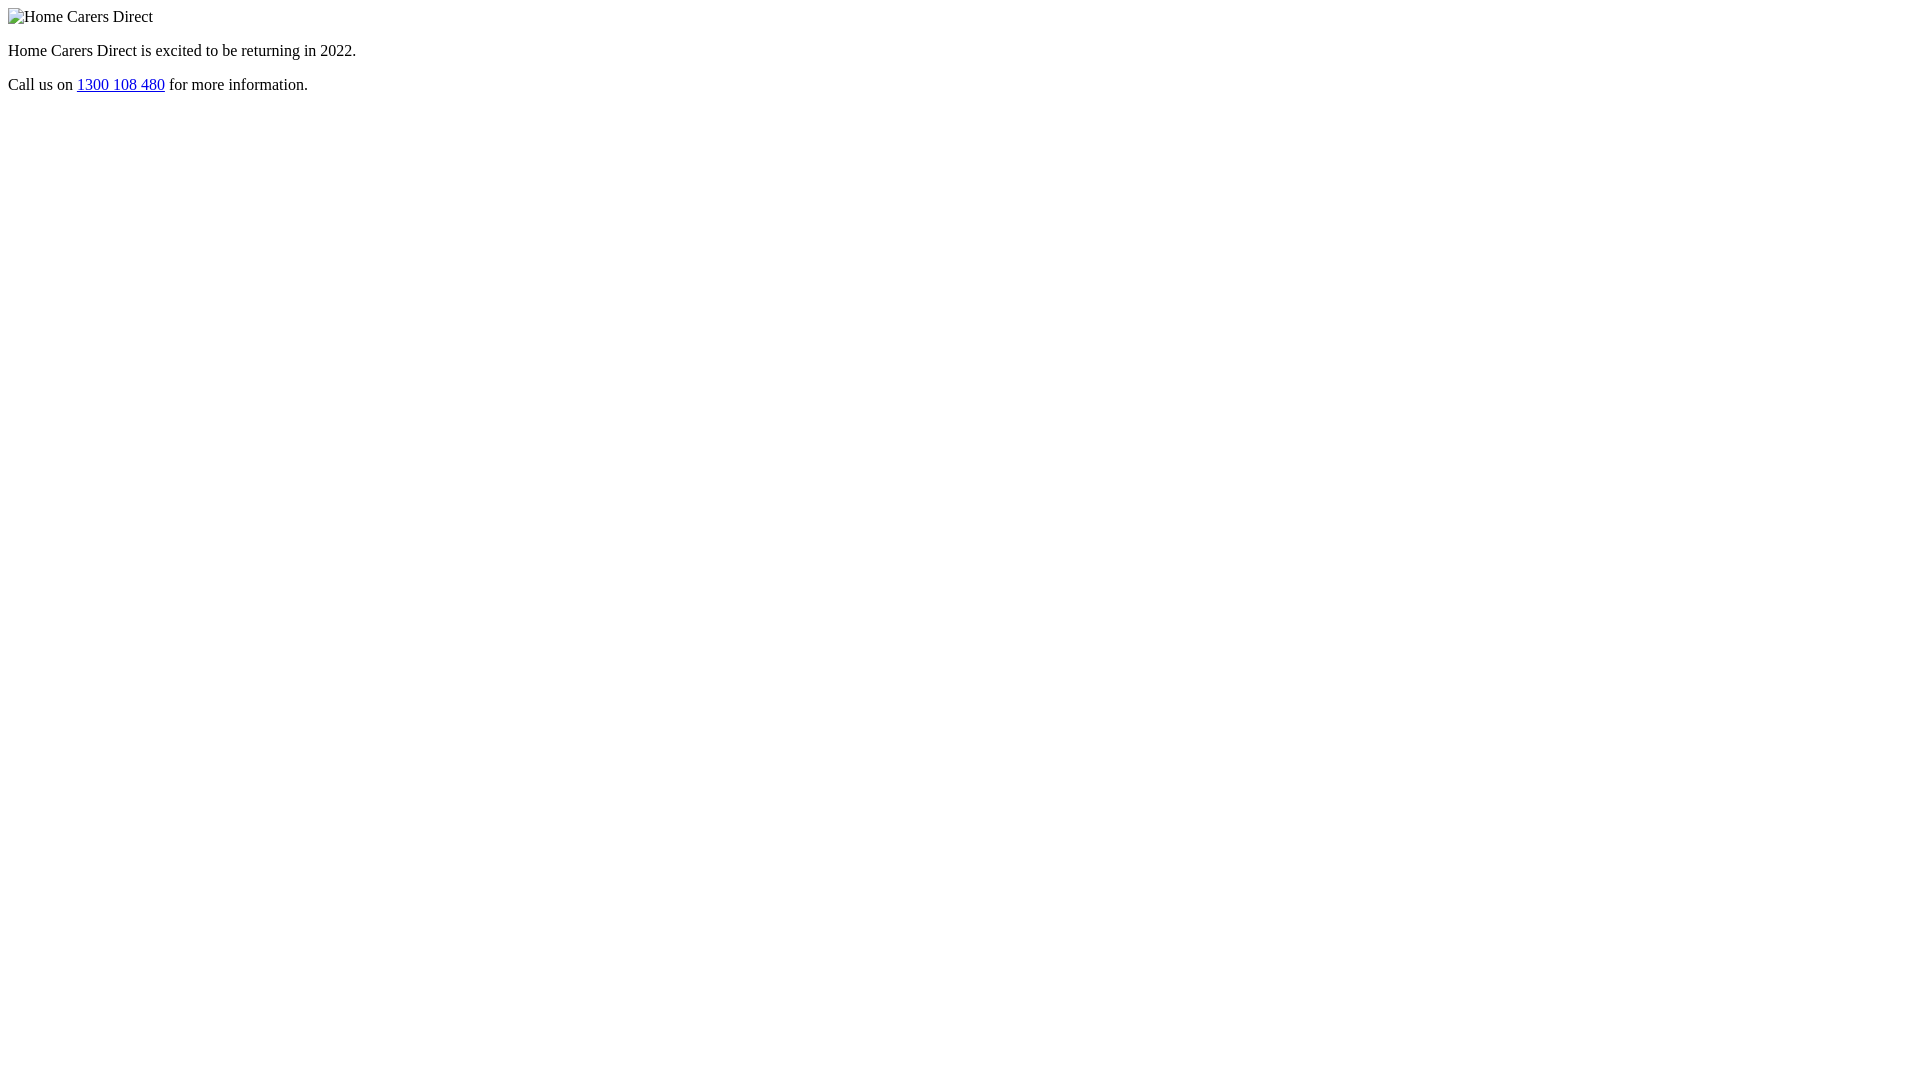 The height and width of the screenshot is (1080, 1920). Describe the element at coordinates (119, 83) in the screenshot. I see `'1300 108 480'` at that location.